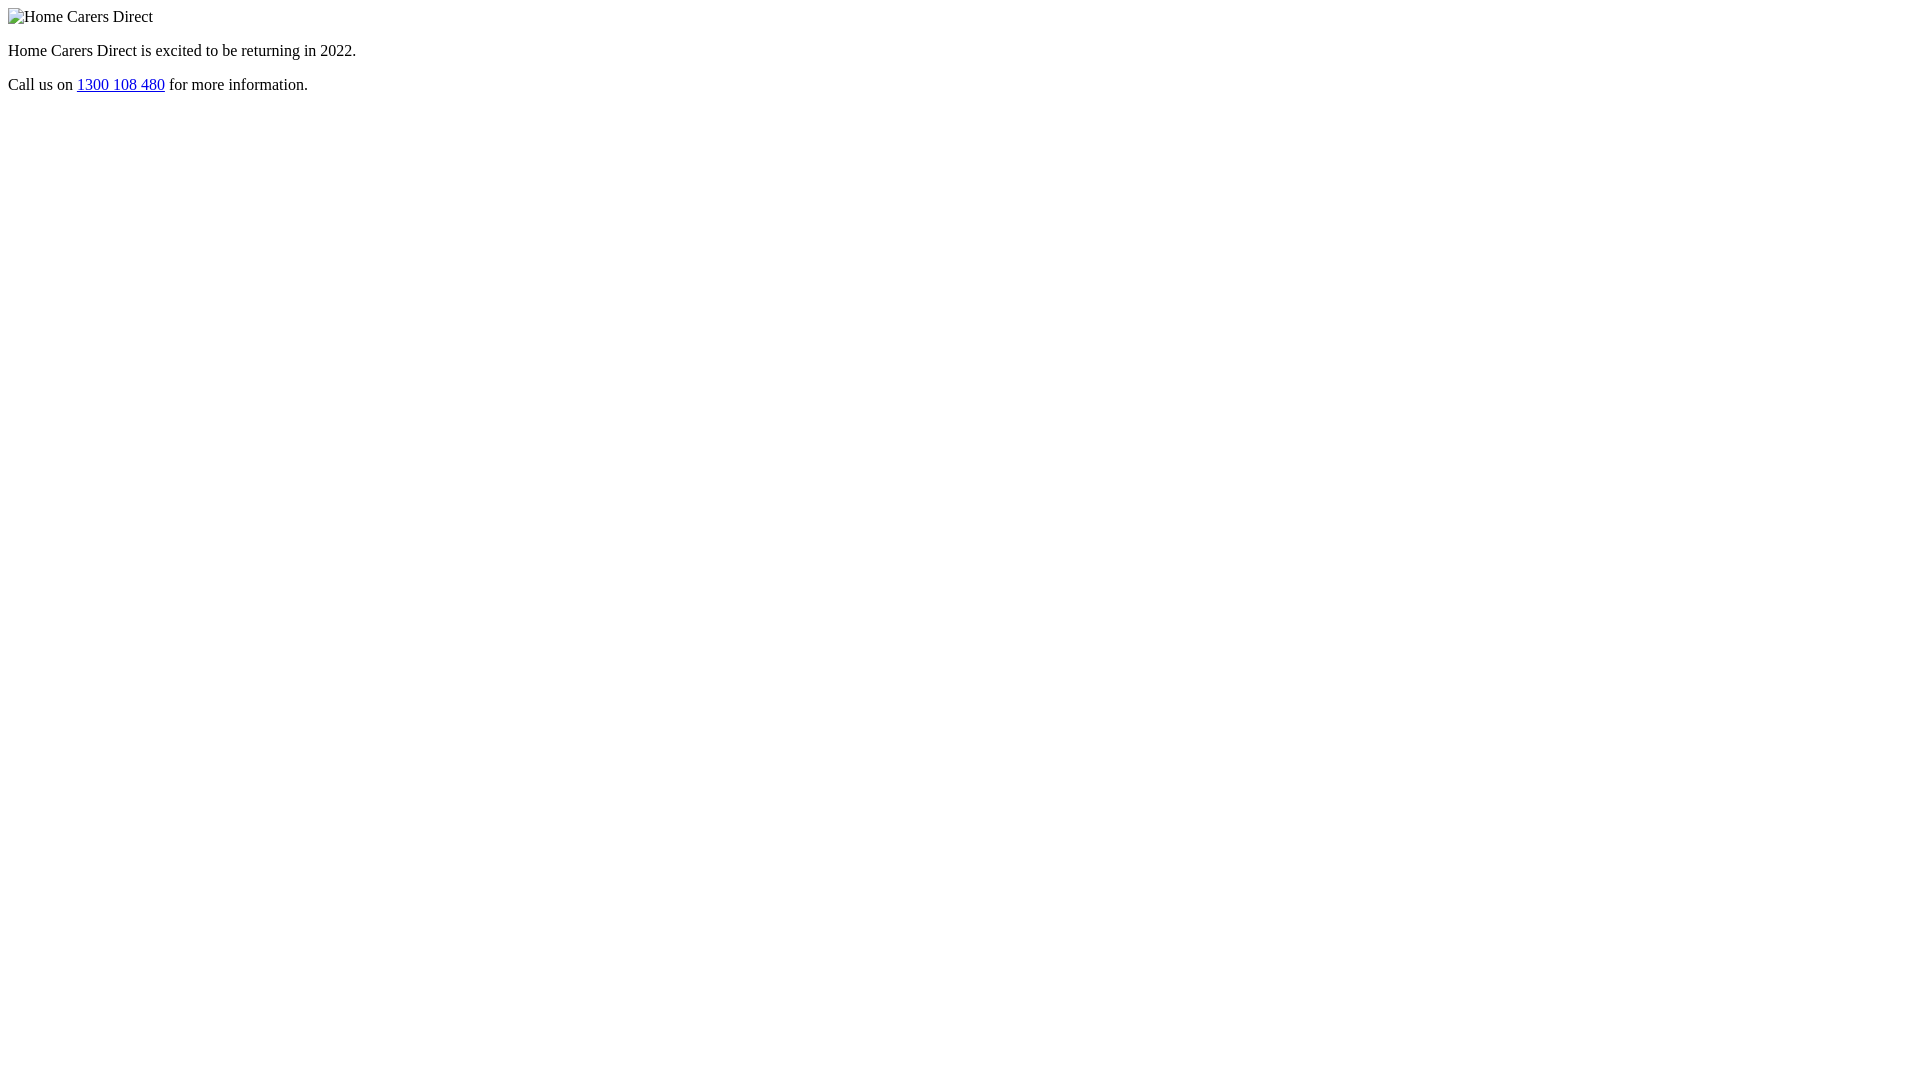 The height and width of the screenshot is (1080, 1920). Describe the element at coordinates (119, 83) in the screenshot. I see `'1300 108 480'` at that location.